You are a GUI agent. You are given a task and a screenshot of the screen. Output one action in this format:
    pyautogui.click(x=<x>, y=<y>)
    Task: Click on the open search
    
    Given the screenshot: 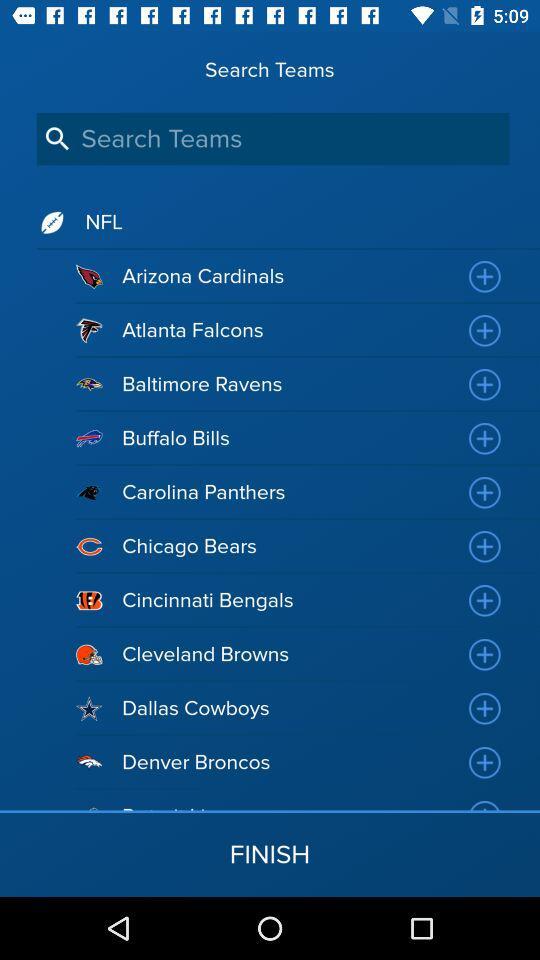 What is the action you would take?
    pyautogui.click(x=272, y=138)
    